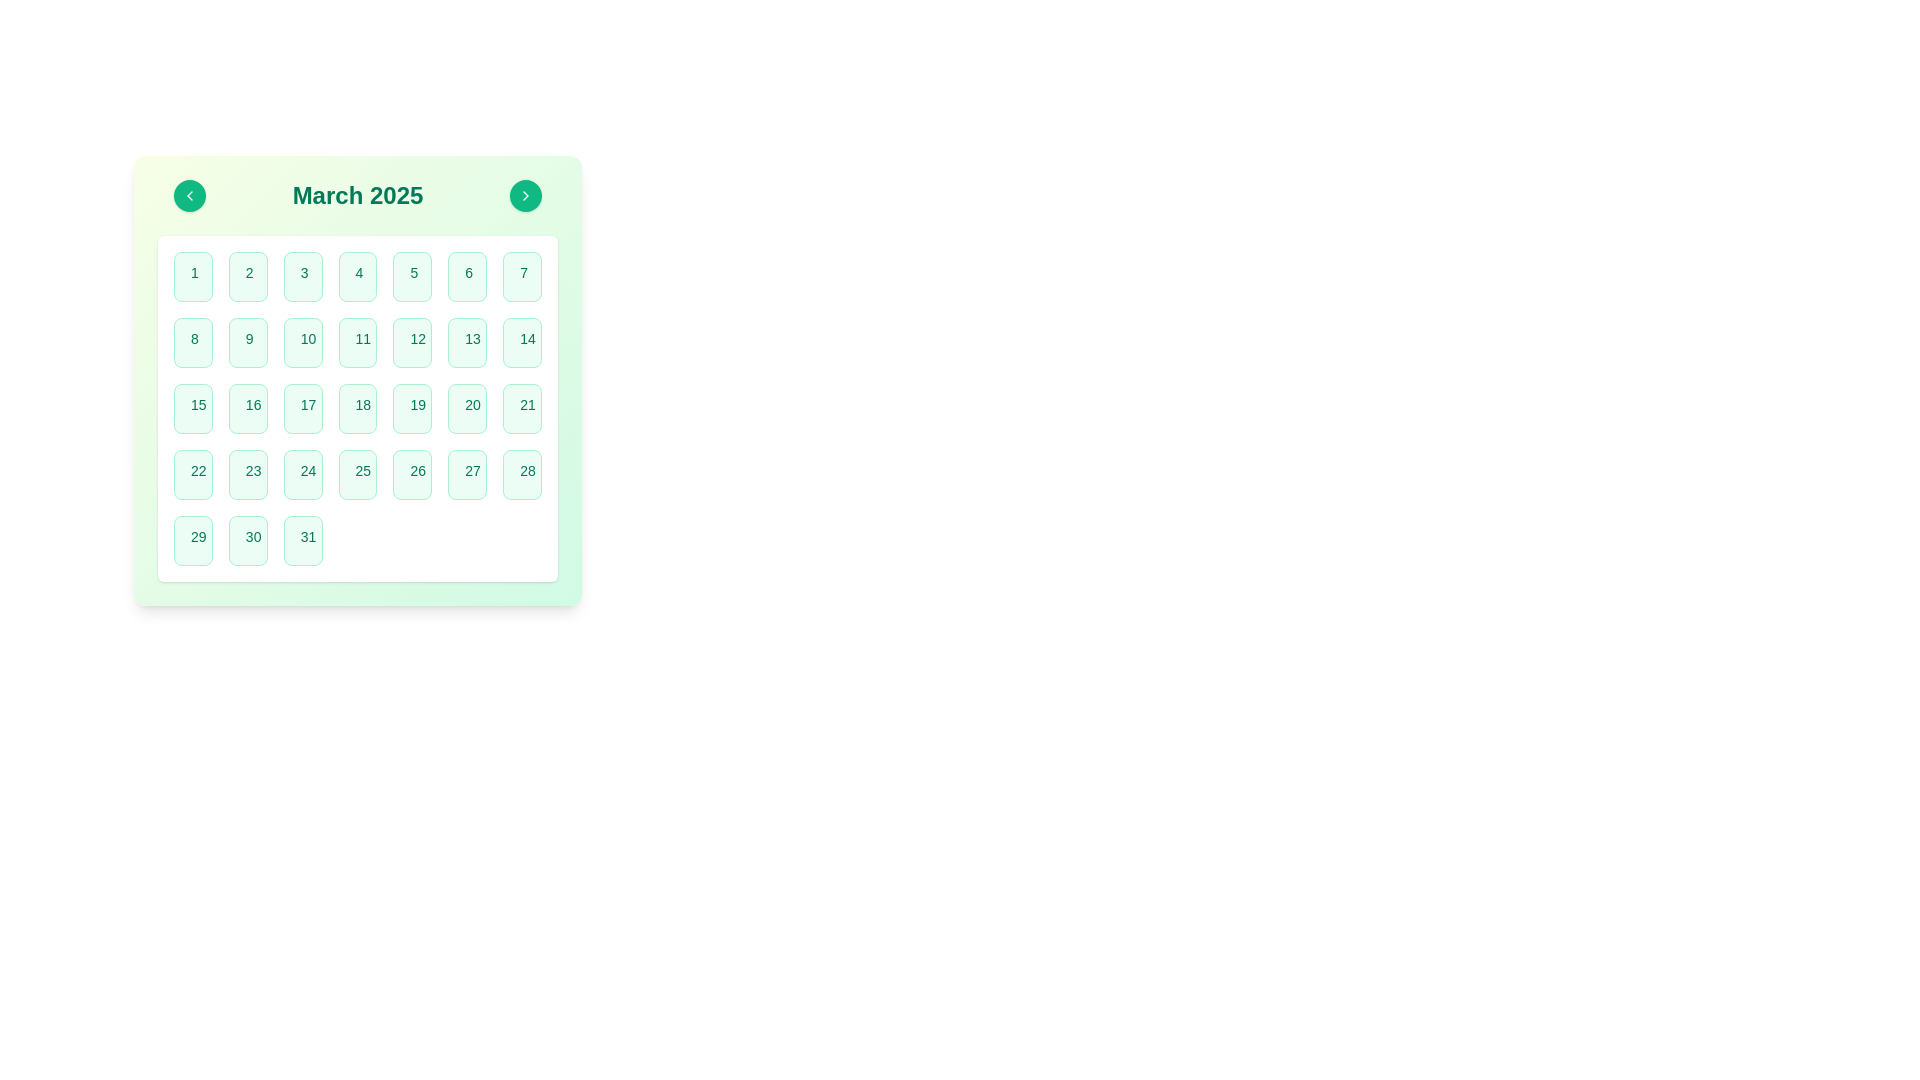  I want to click on text content of the 'March 2025' label located at the center of the calendar's header section, which is displayed in a large, bold font on a light green gradient background, so click(358, 196).